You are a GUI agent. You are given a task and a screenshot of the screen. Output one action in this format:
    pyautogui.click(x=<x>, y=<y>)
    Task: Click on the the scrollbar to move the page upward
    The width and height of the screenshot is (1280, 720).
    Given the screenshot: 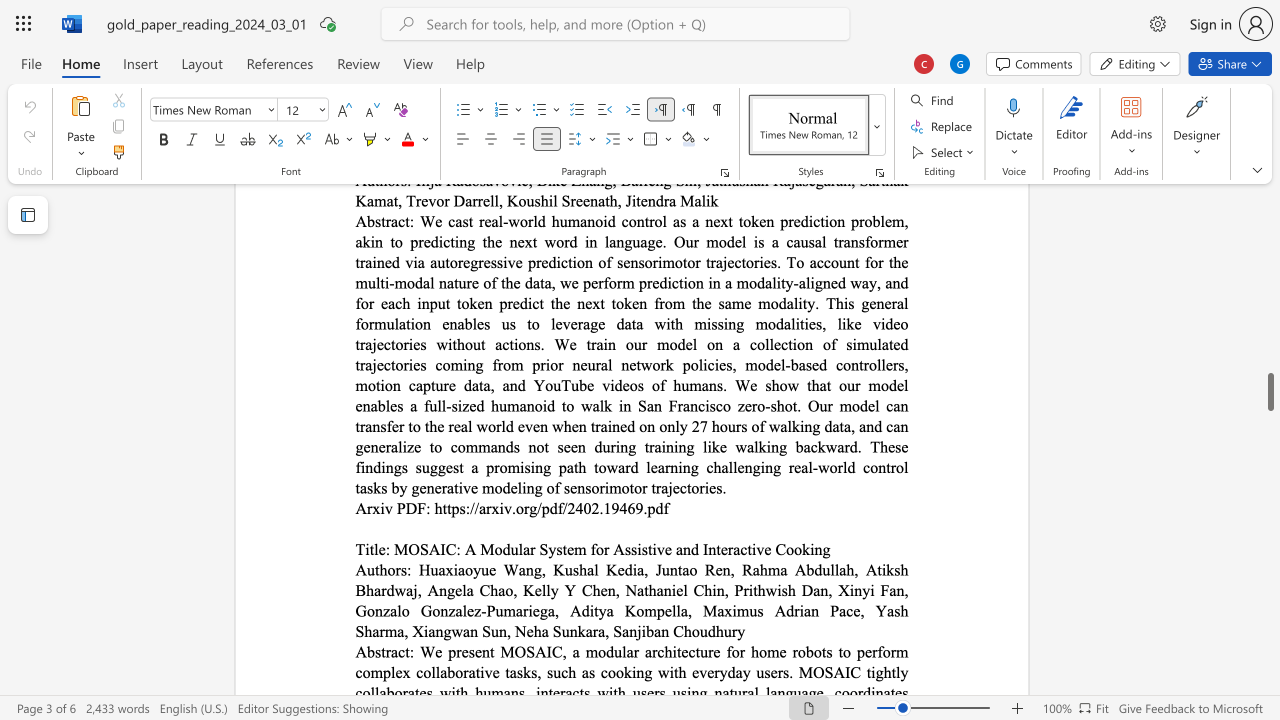 What is the action you would take?
    pyautogui.click(x=1269, y=328)
    